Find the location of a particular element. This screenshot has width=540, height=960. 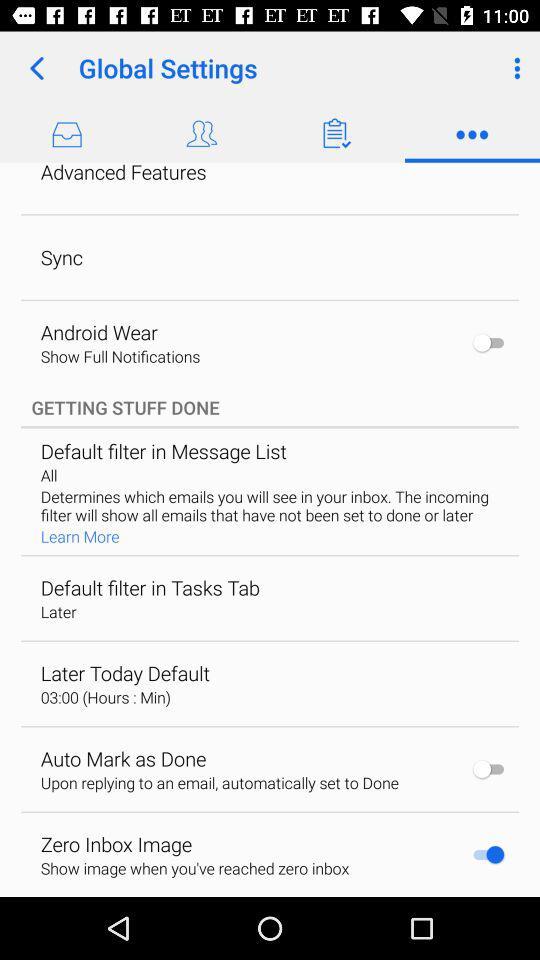

icon above sync app is located at coordinates (123, 173).